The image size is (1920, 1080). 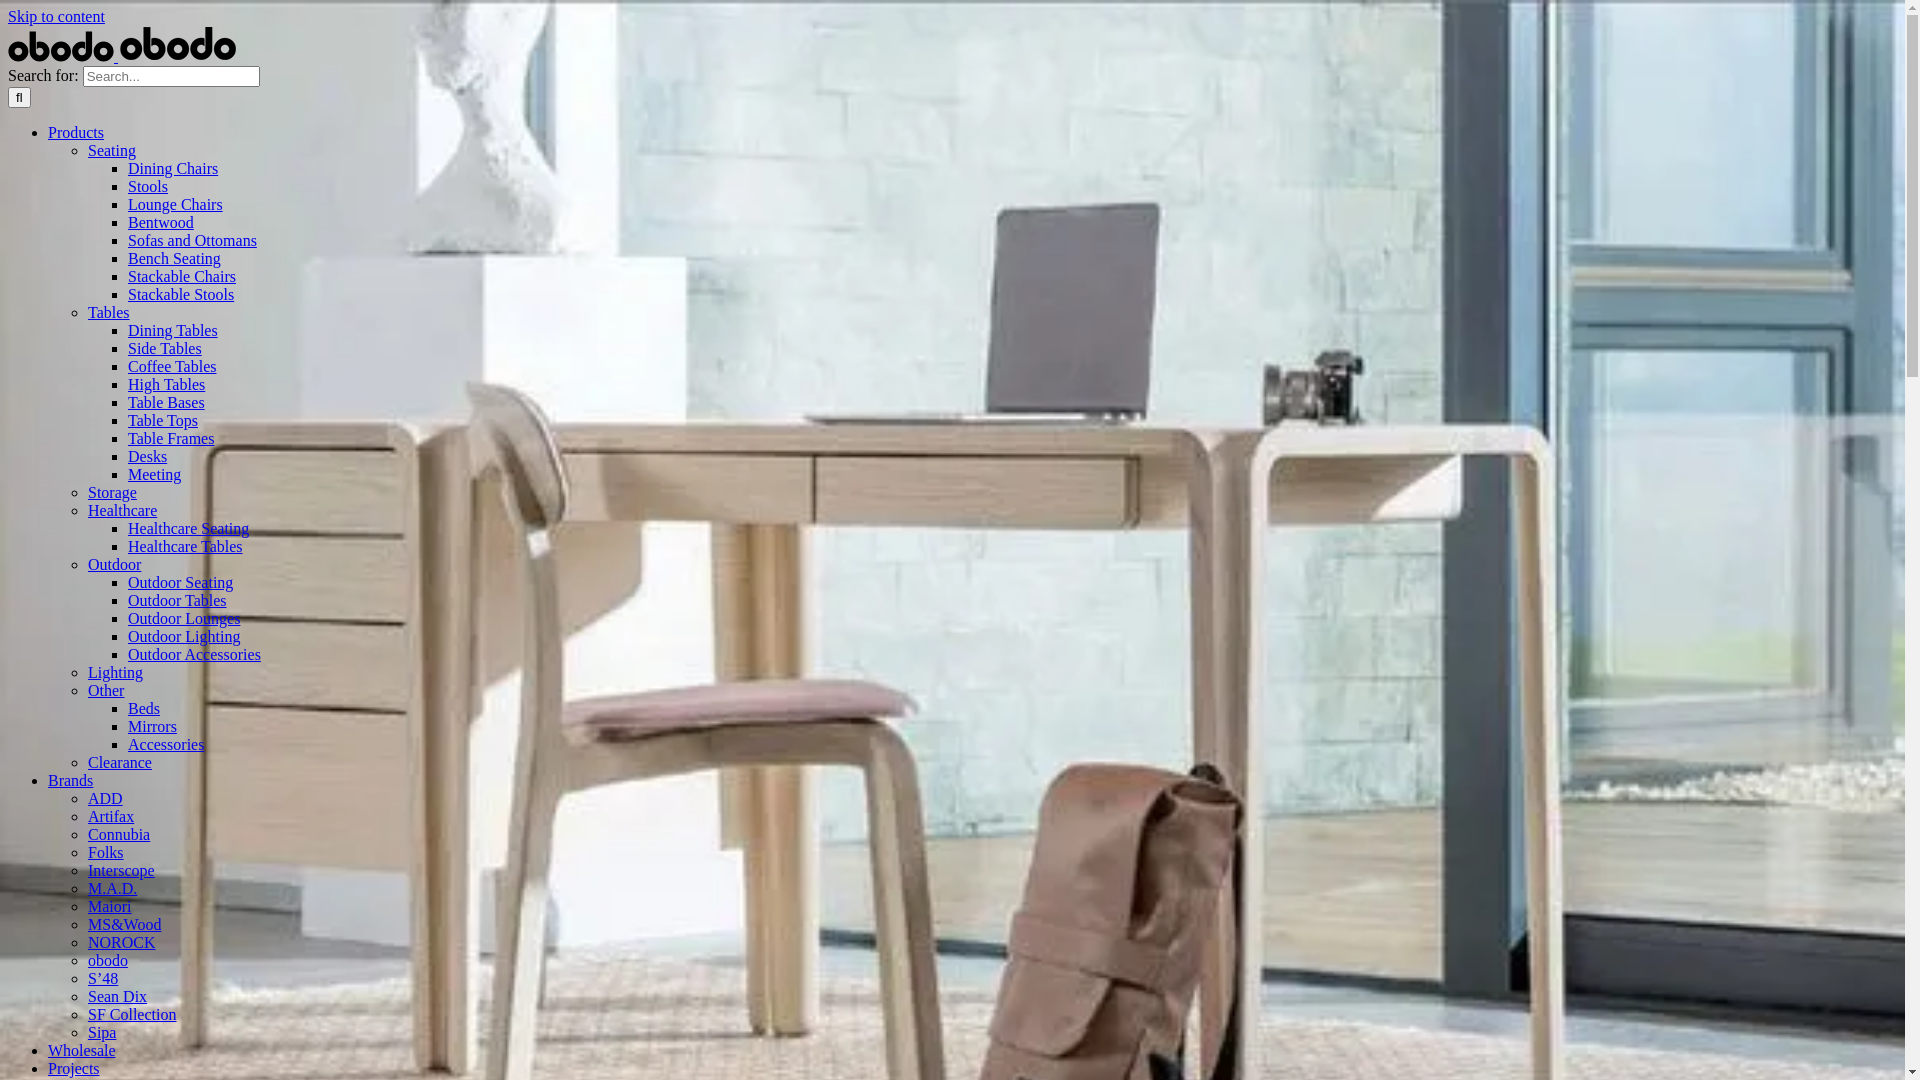 What do you see at coordinates (119, 762) in the screenshot?
I see `'Clearance'` at bounding box center [119, 762].